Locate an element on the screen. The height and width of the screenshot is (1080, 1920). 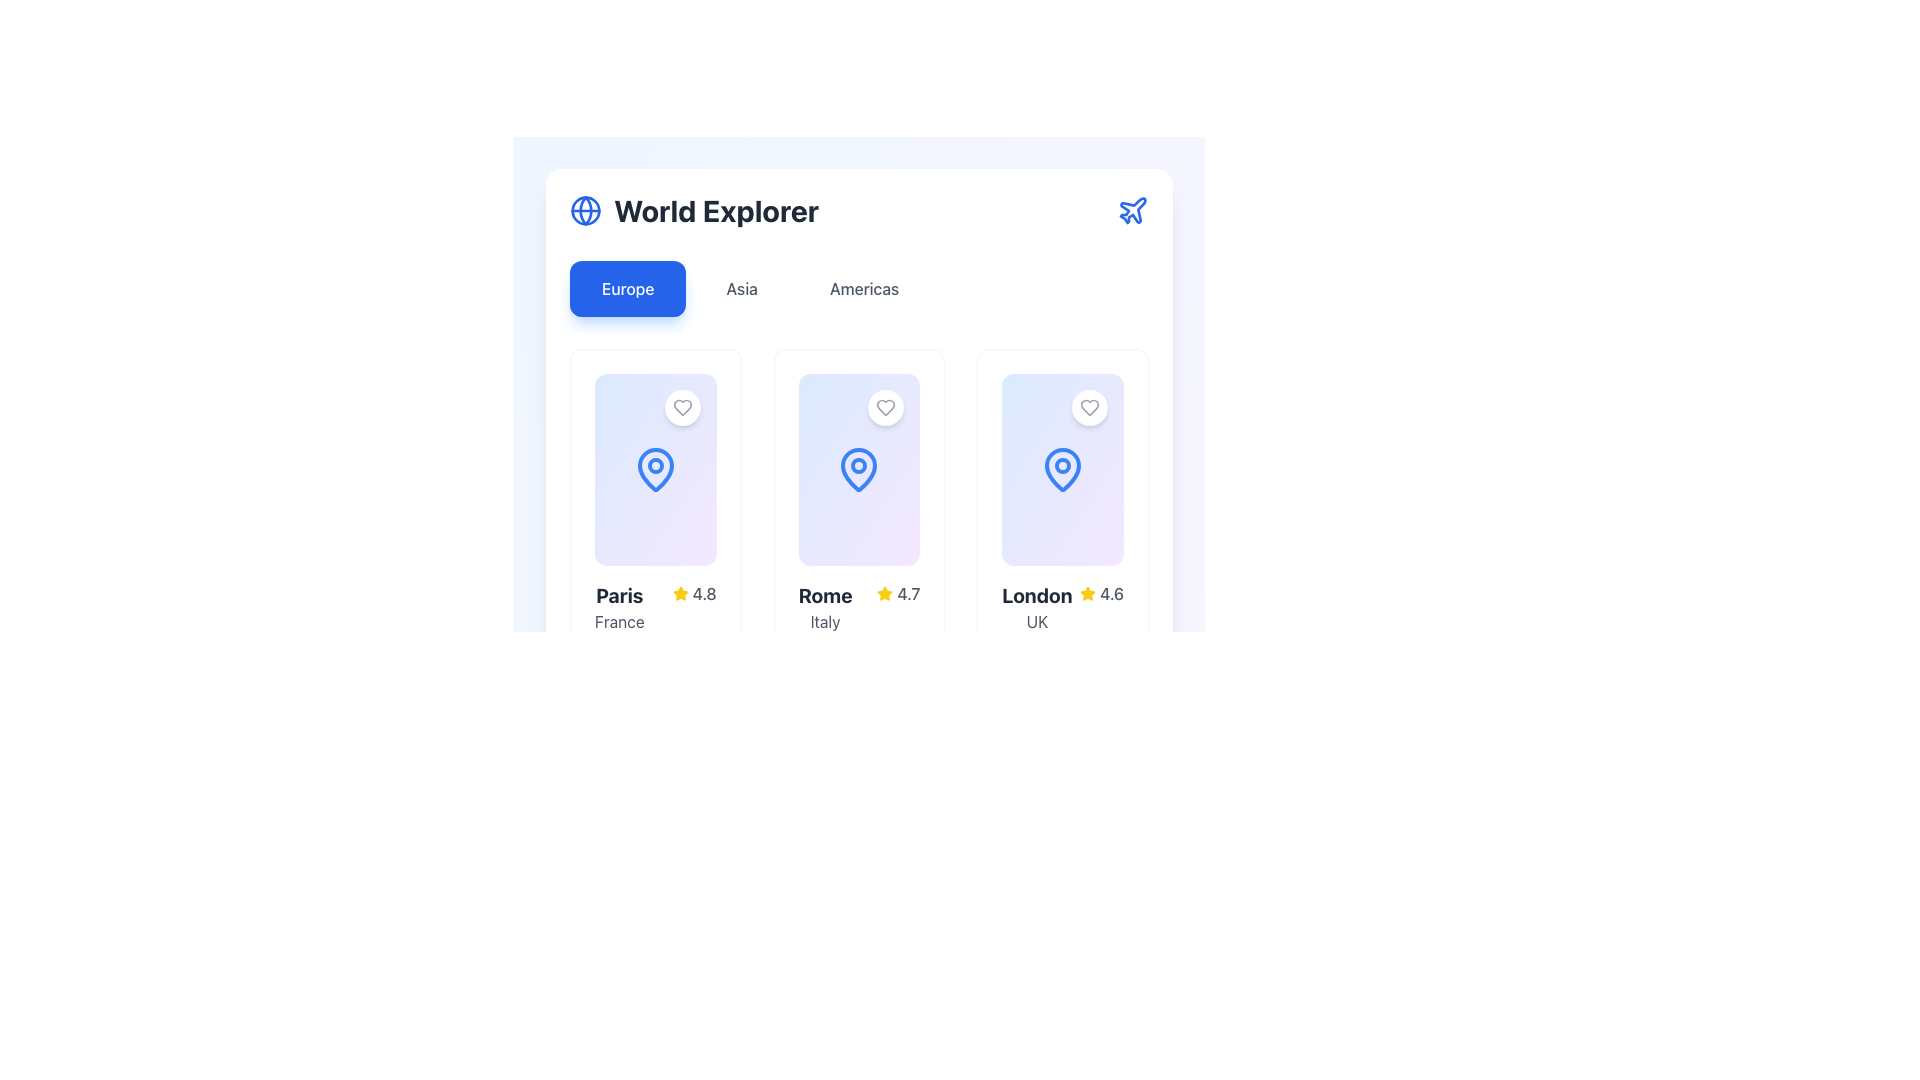
the text label indicating the rating value for 'London, UK', which is located in the third column of location cards and positioned to the right of the yellow star icon is located at coordinates (1111, 593).